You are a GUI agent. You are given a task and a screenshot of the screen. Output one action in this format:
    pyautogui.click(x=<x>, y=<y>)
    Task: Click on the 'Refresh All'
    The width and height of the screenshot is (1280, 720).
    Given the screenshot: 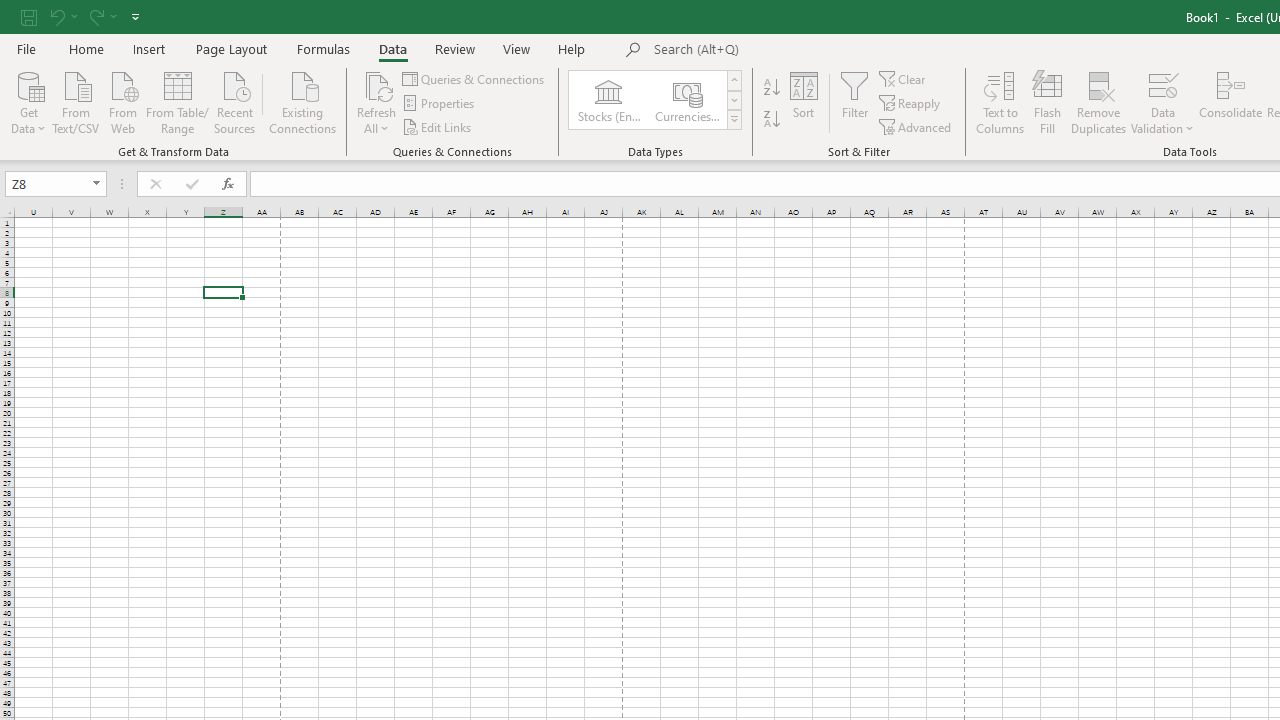 What is the action you would take?
    pyautogui.click(x=376, y=103)
    